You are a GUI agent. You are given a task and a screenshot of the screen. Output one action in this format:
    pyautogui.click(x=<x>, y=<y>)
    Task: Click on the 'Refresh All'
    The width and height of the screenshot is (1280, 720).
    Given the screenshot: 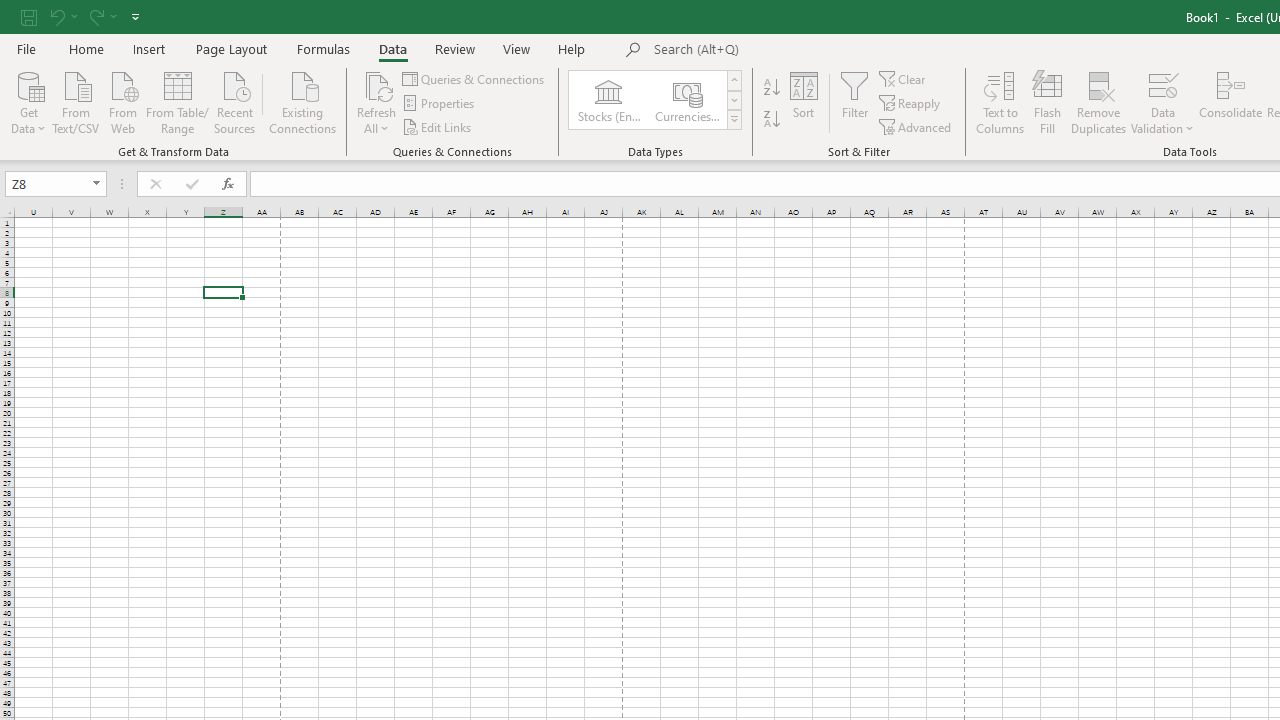 What is the action you would take?
    pyautogui.click(x=376, y=103)
    